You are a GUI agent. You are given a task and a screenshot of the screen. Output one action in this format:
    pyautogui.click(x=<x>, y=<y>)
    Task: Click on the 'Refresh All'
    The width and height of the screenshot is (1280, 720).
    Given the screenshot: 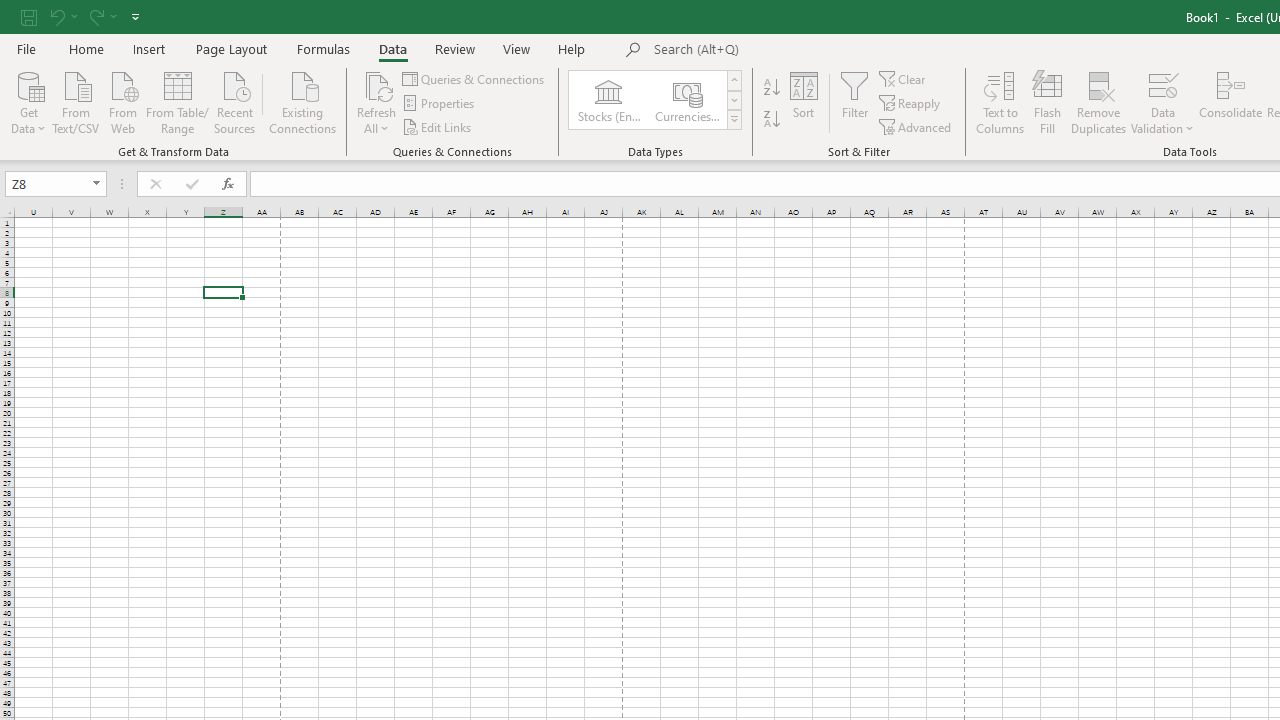 What is the action you would take?
    pyautogui.click(x=376, y=103)
    